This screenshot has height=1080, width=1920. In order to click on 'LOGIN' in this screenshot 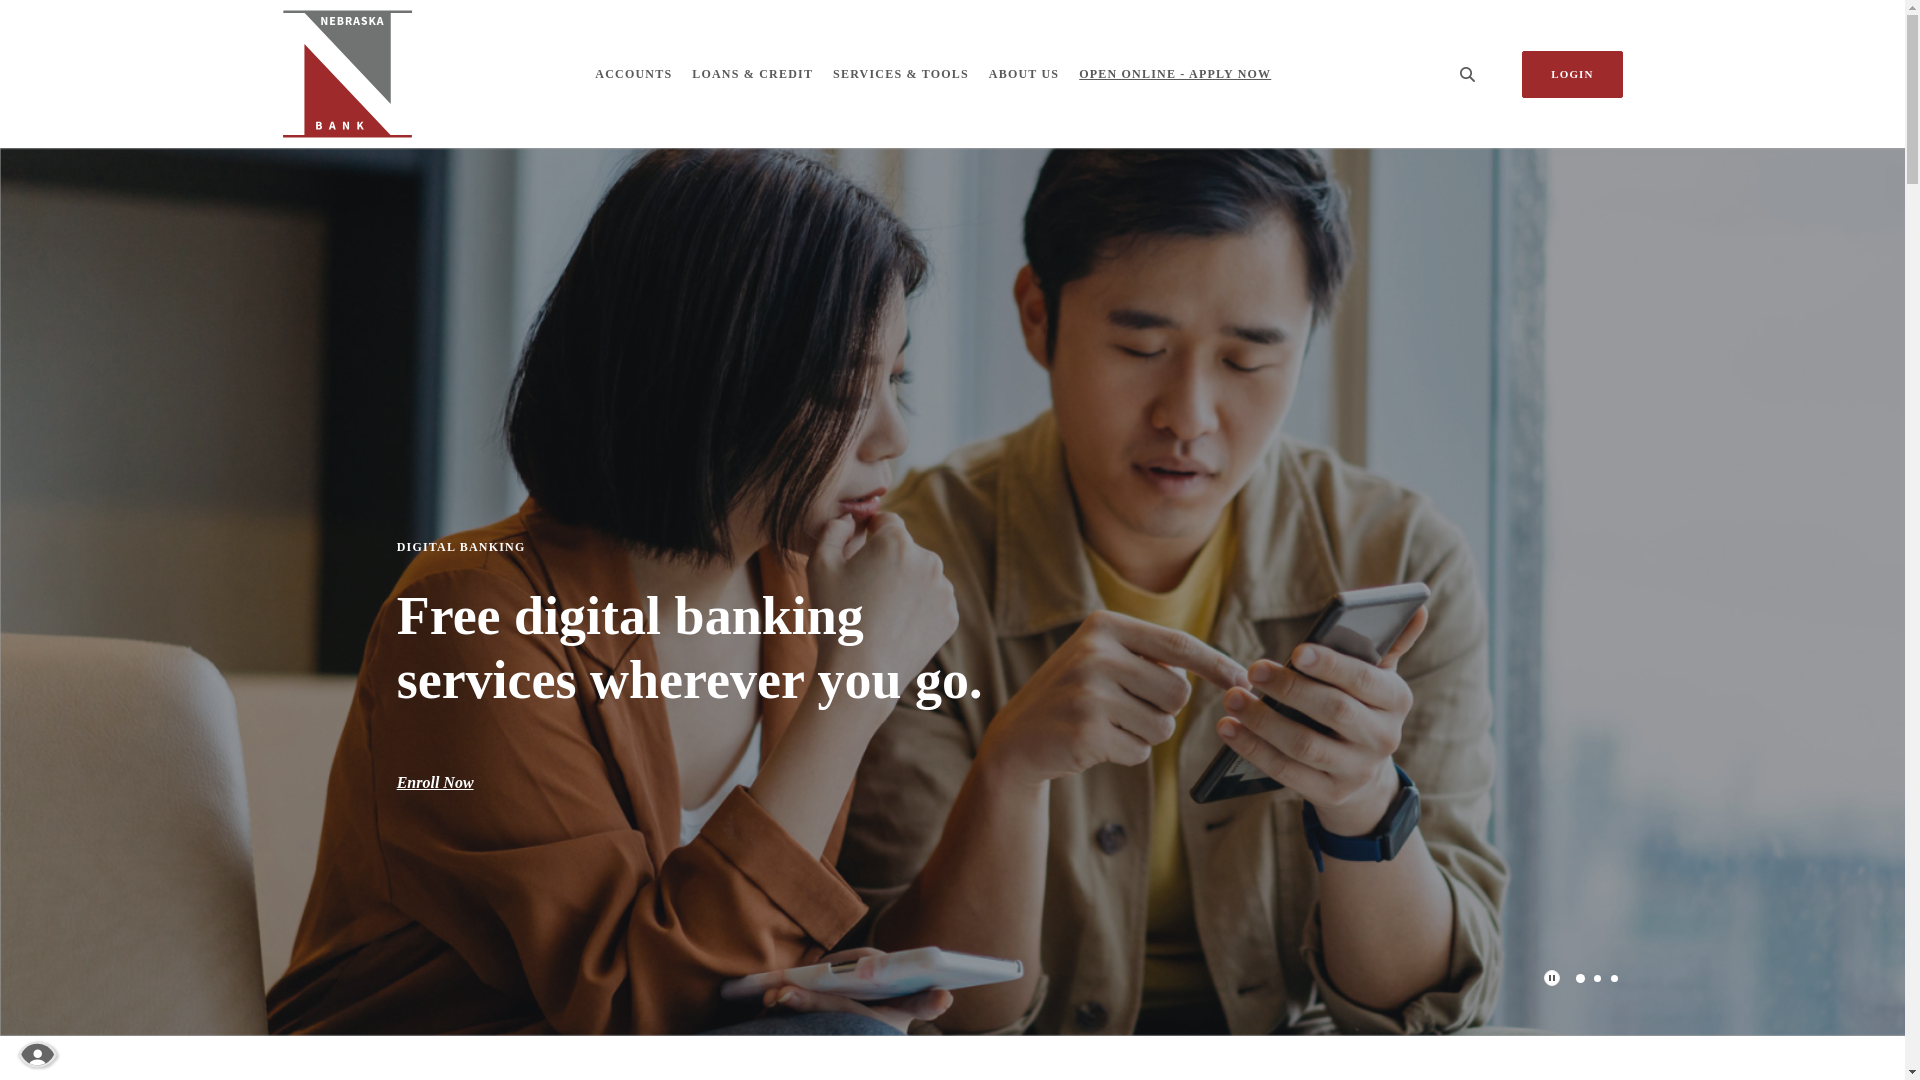, I will do `click(1571, 73)`.